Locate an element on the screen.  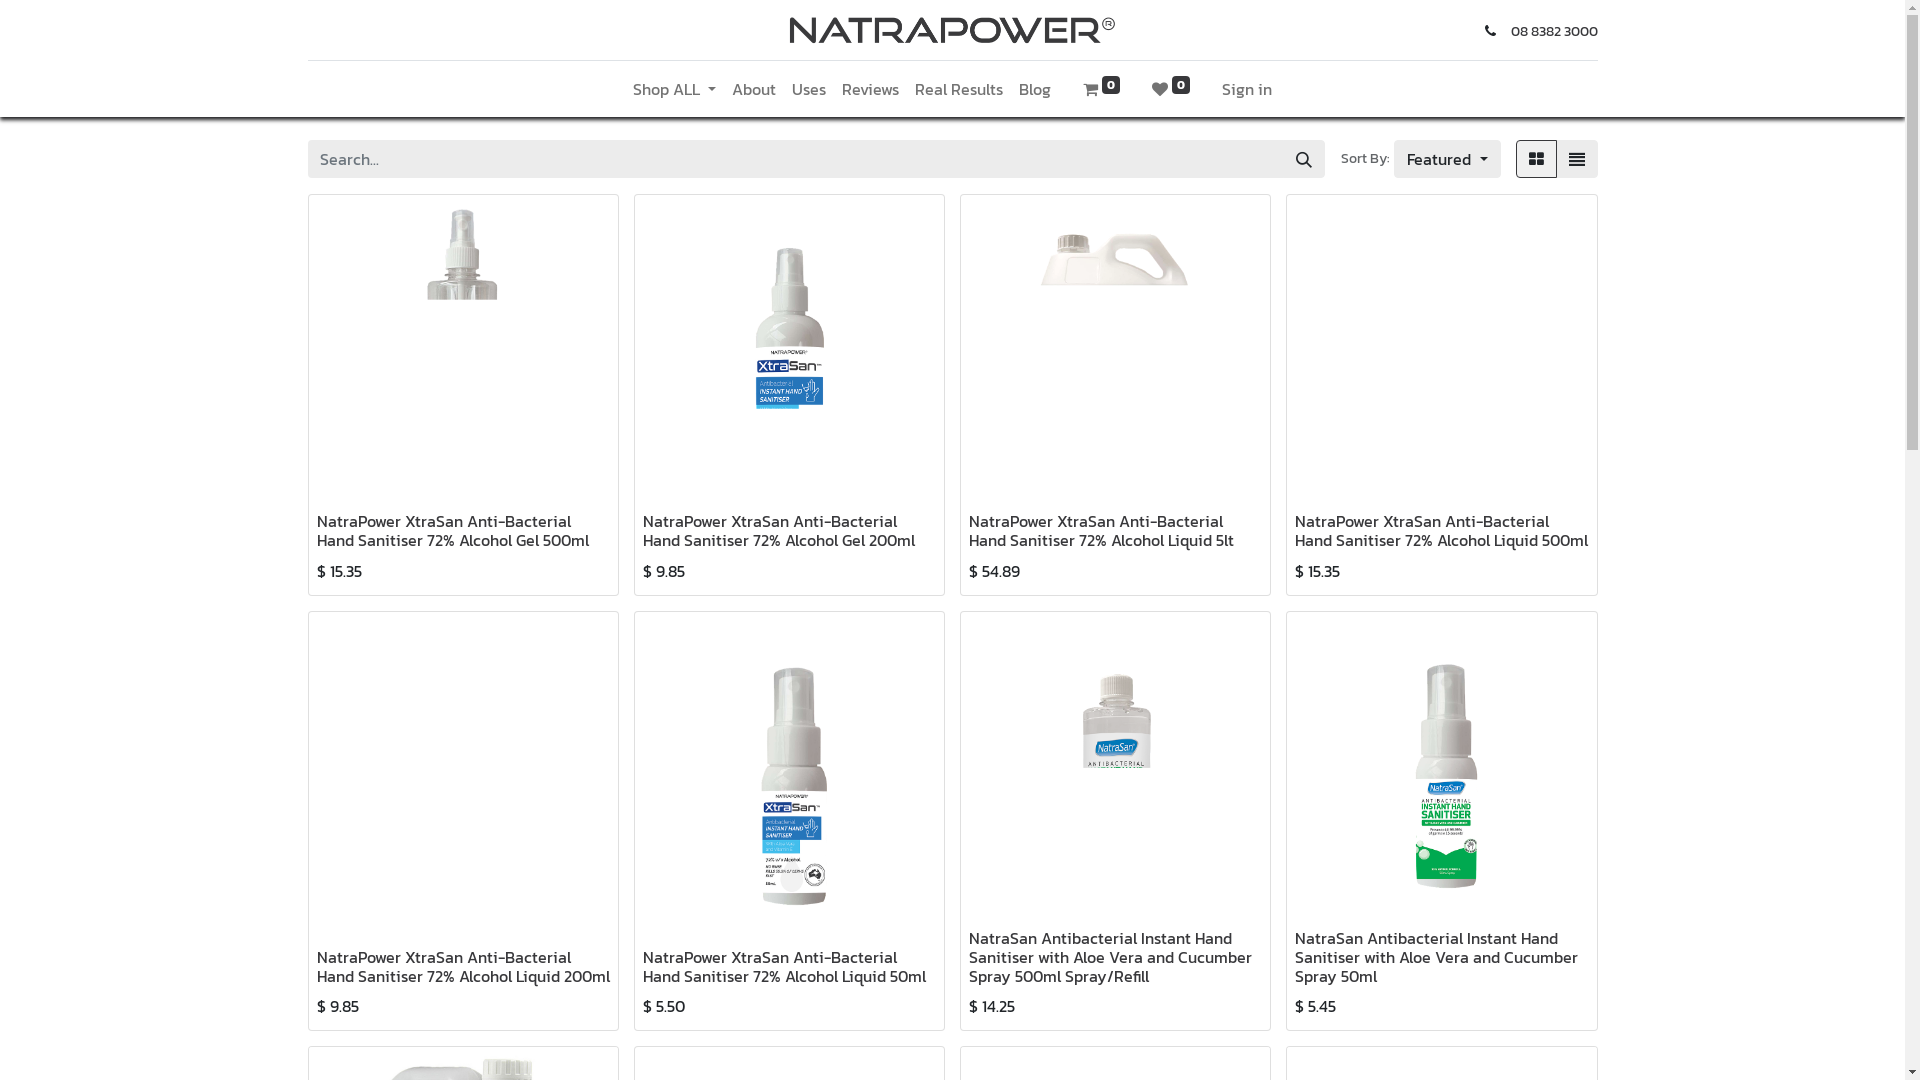
'0' is located at coordinates (1143, 87).